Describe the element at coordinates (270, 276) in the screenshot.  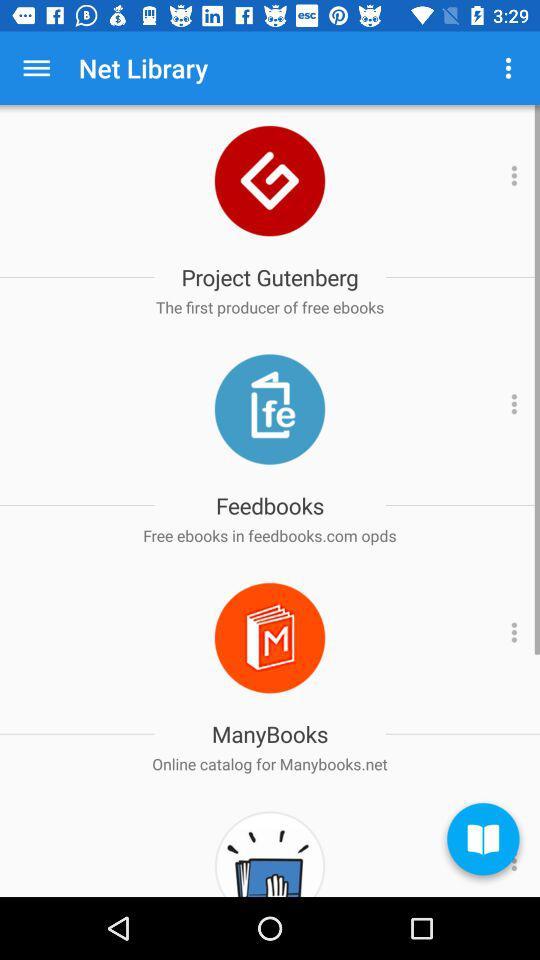
I see `the project gutenberg icon` at that location.